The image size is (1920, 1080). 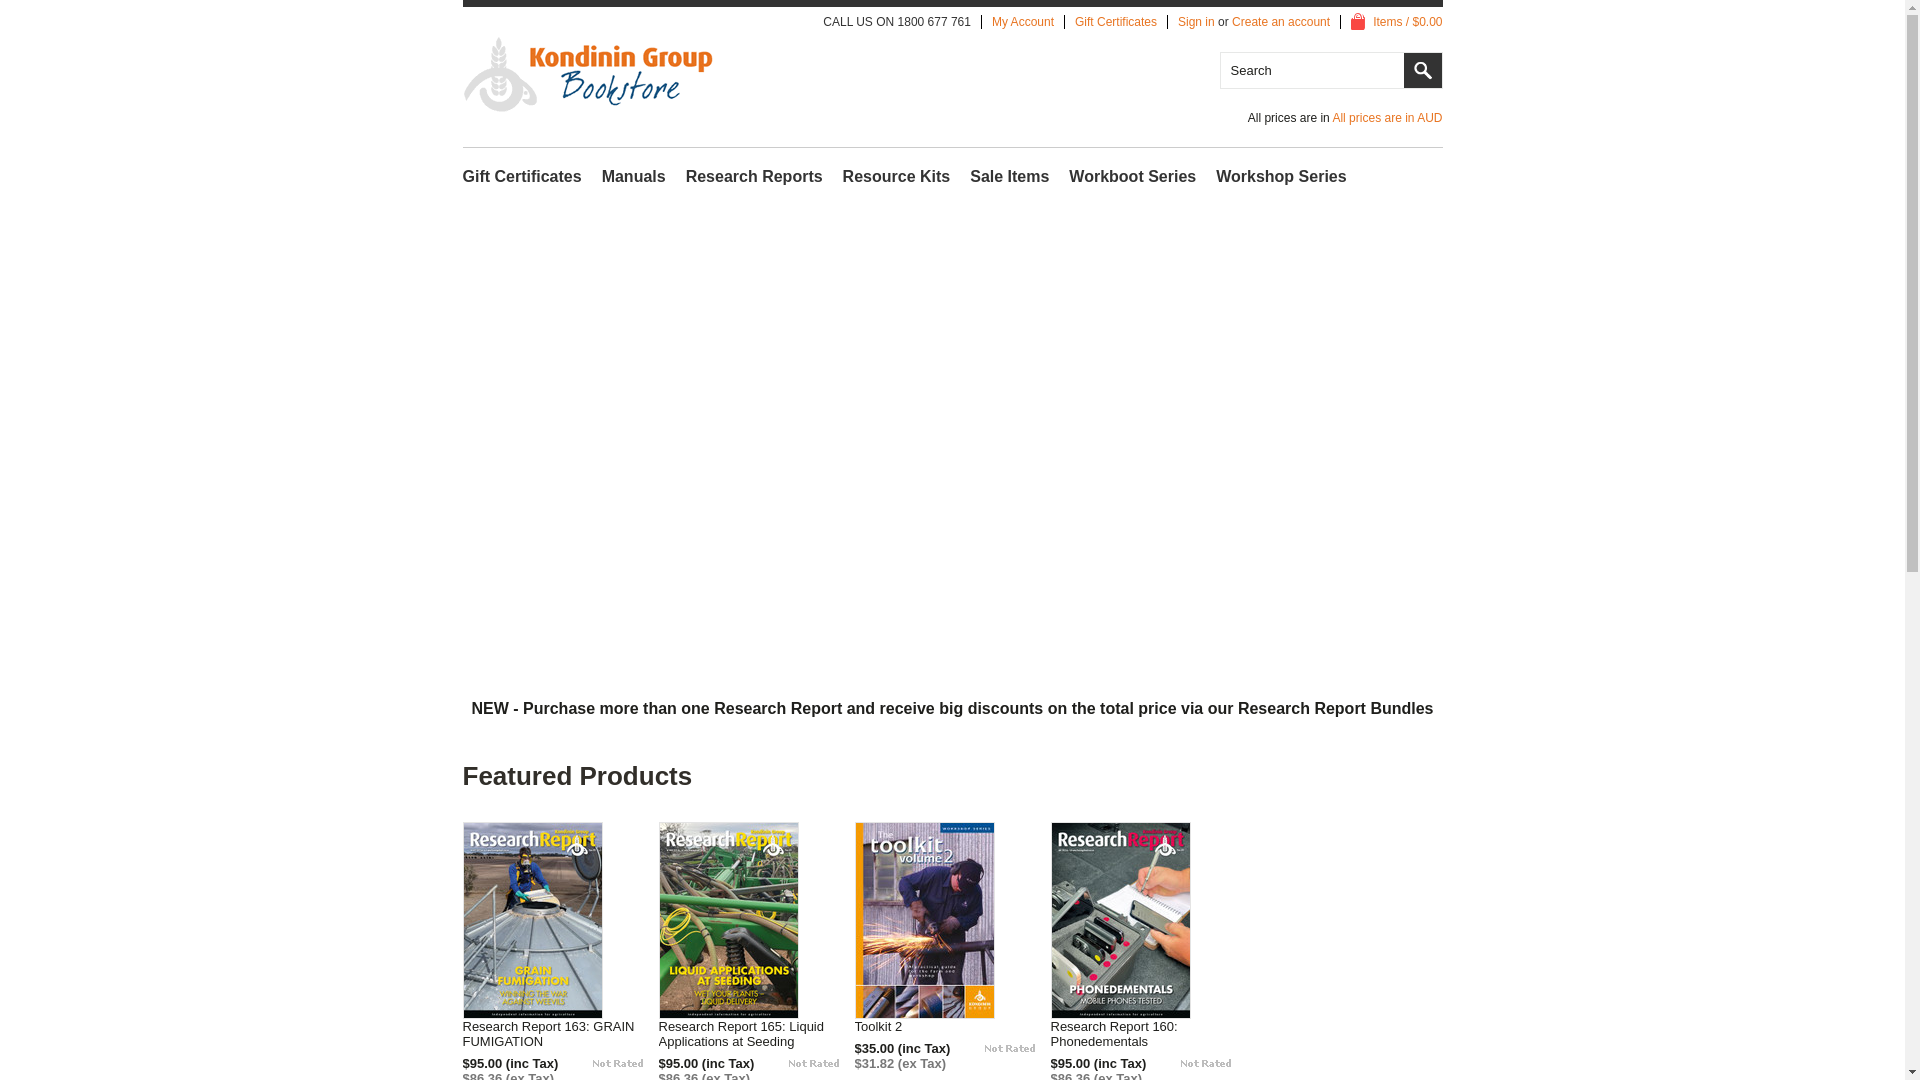 I want to click on 'Gift Certificates', so click(x=521, y=176).